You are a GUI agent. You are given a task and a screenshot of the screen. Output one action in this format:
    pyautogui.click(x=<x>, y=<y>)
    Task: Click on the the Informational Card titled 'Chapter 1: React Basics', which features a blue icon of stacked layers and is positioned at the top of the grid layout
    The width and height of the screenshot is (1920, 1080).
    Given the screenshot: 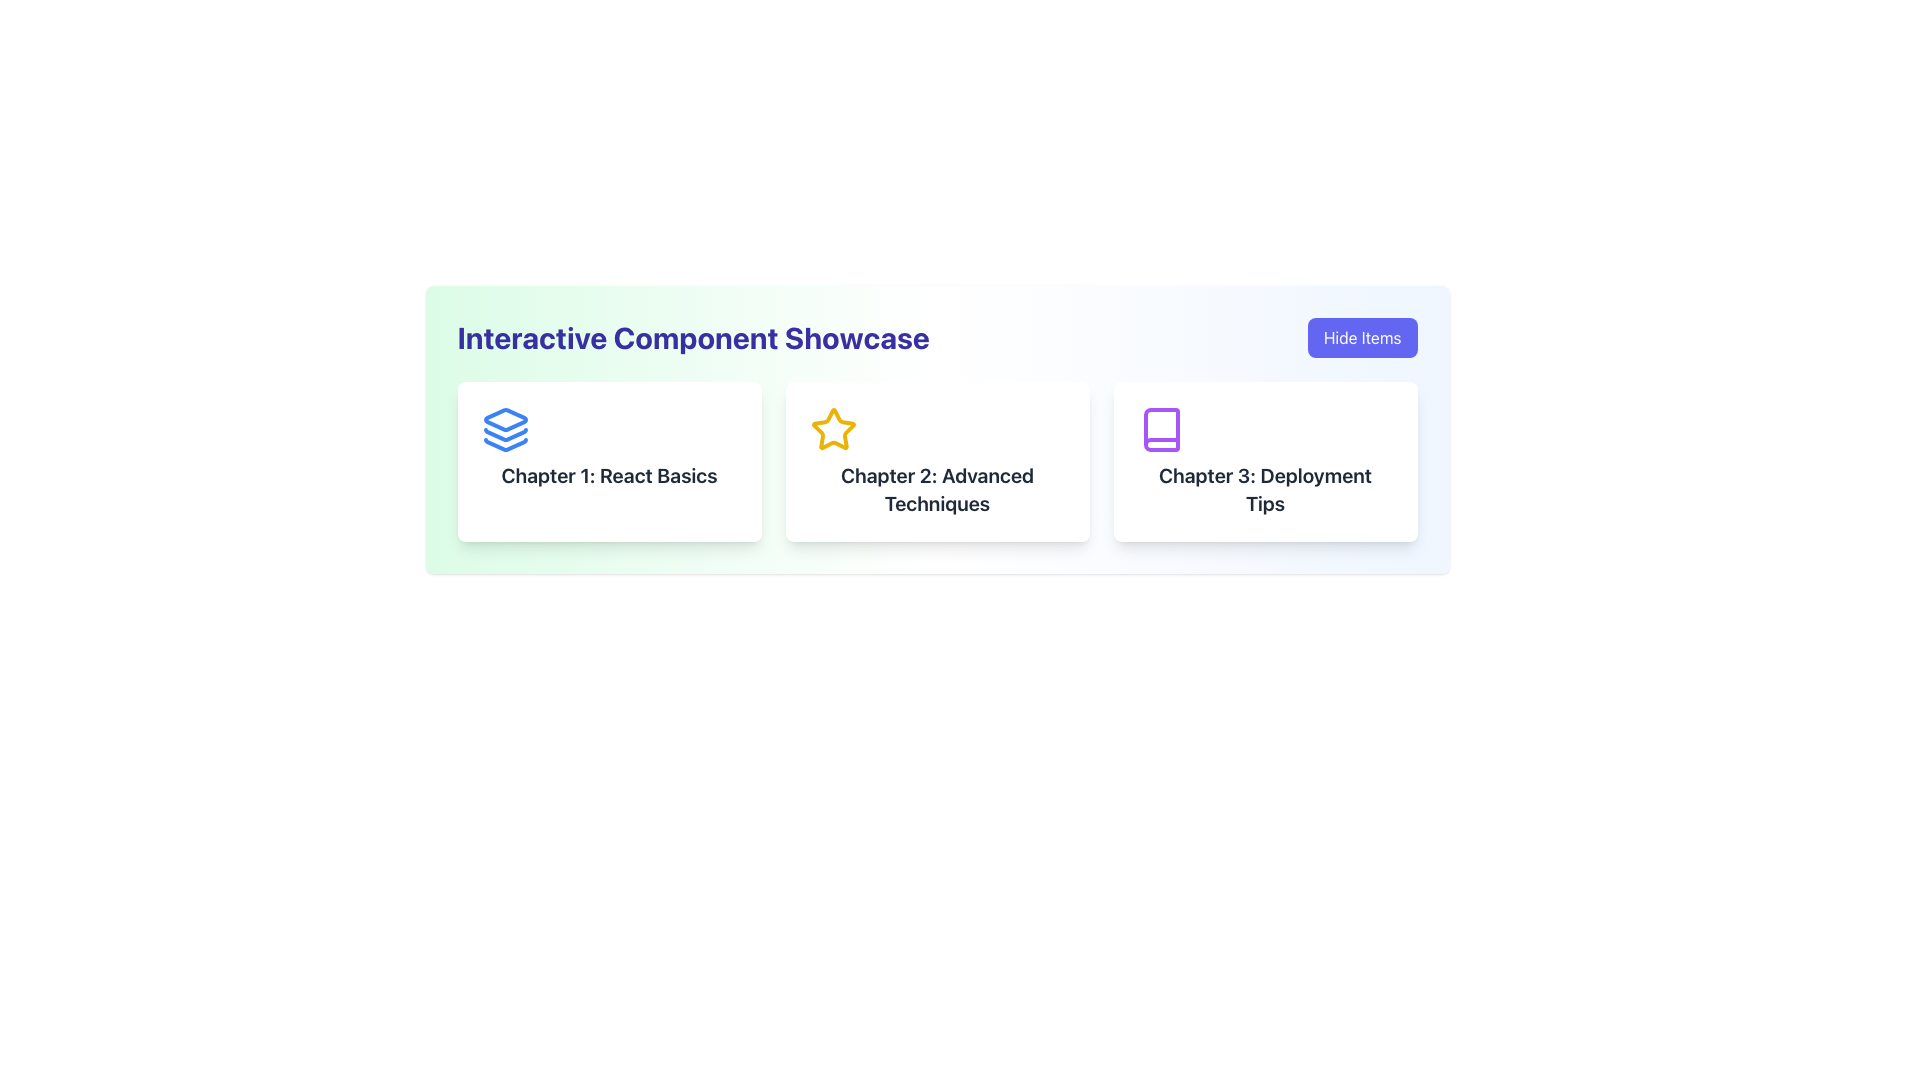 What is the action you would take?
    pyautogui.click(x=608, y=462)
    